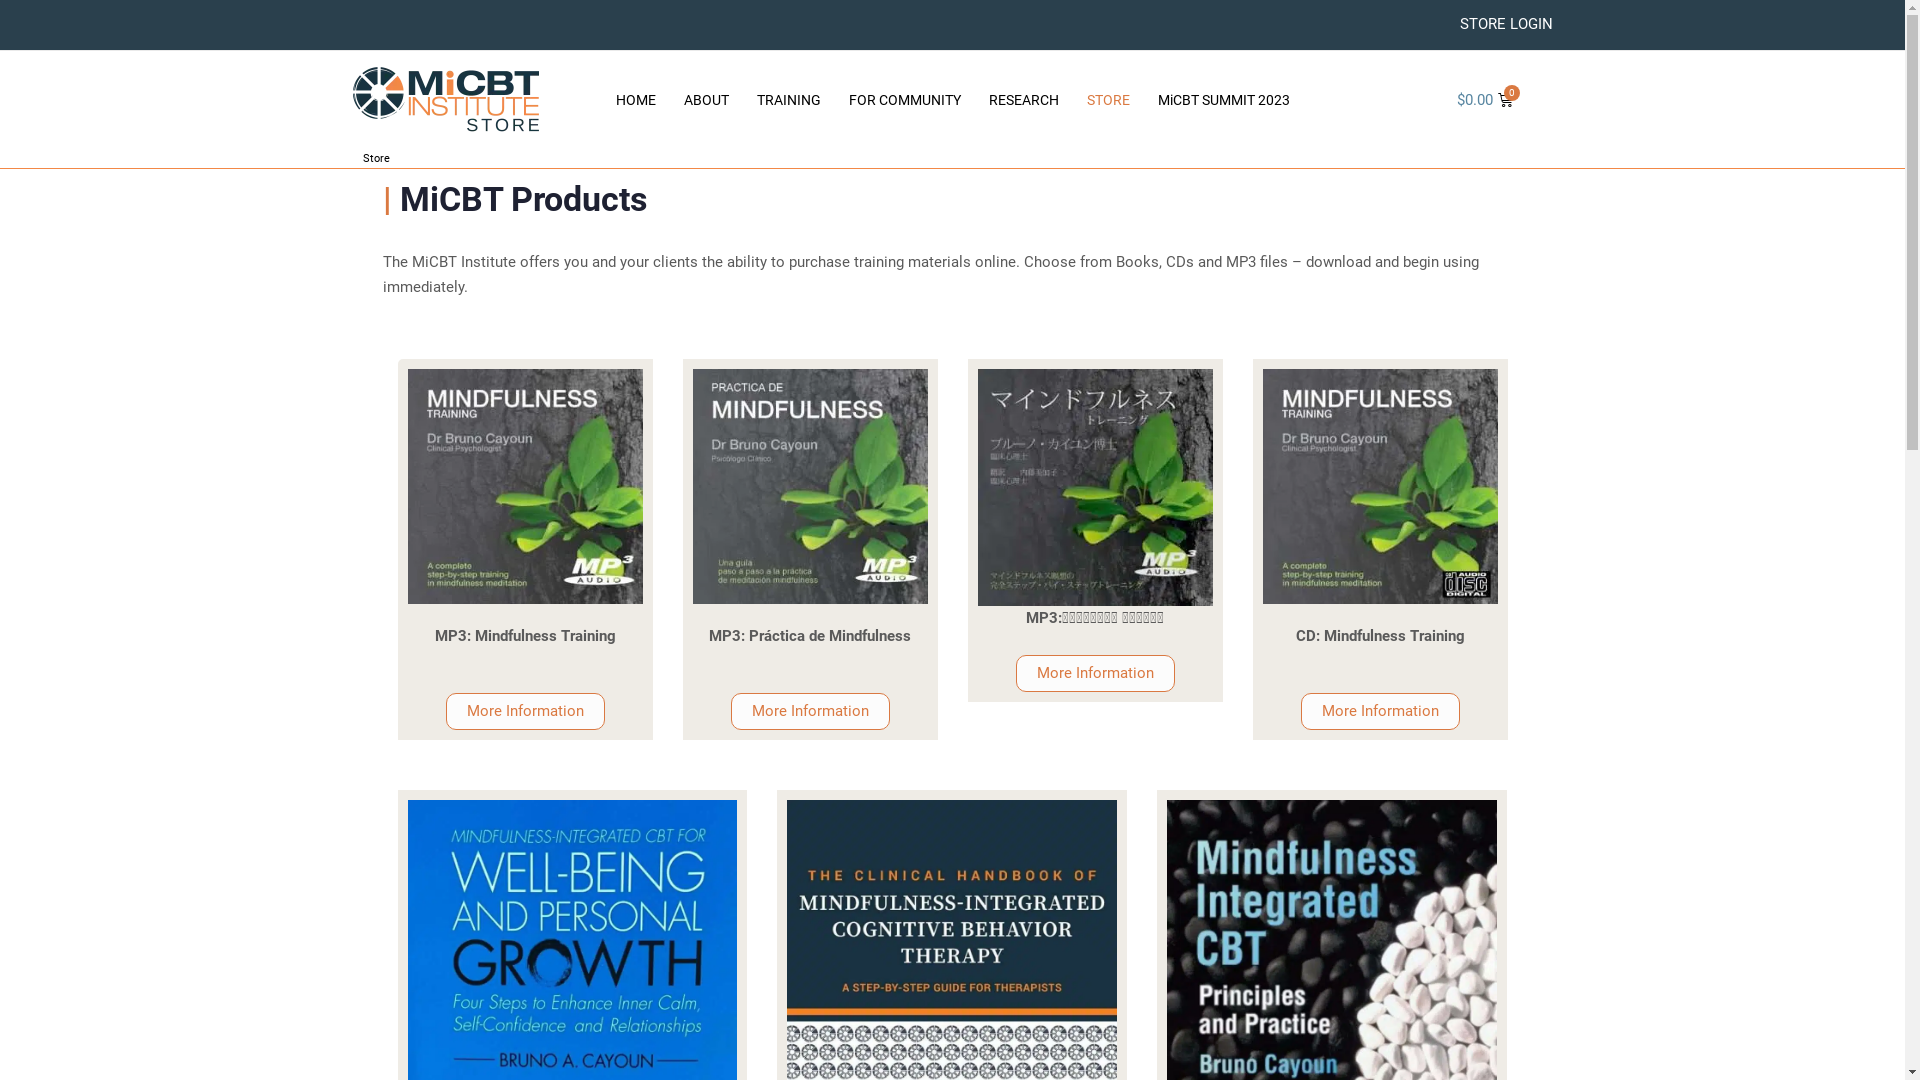 This screenshot has height=1080, width=1920. What do you see at coordinates (706, 100) in the screenshot?
I see `'ABOUT'` at bounding box center [706, 100].